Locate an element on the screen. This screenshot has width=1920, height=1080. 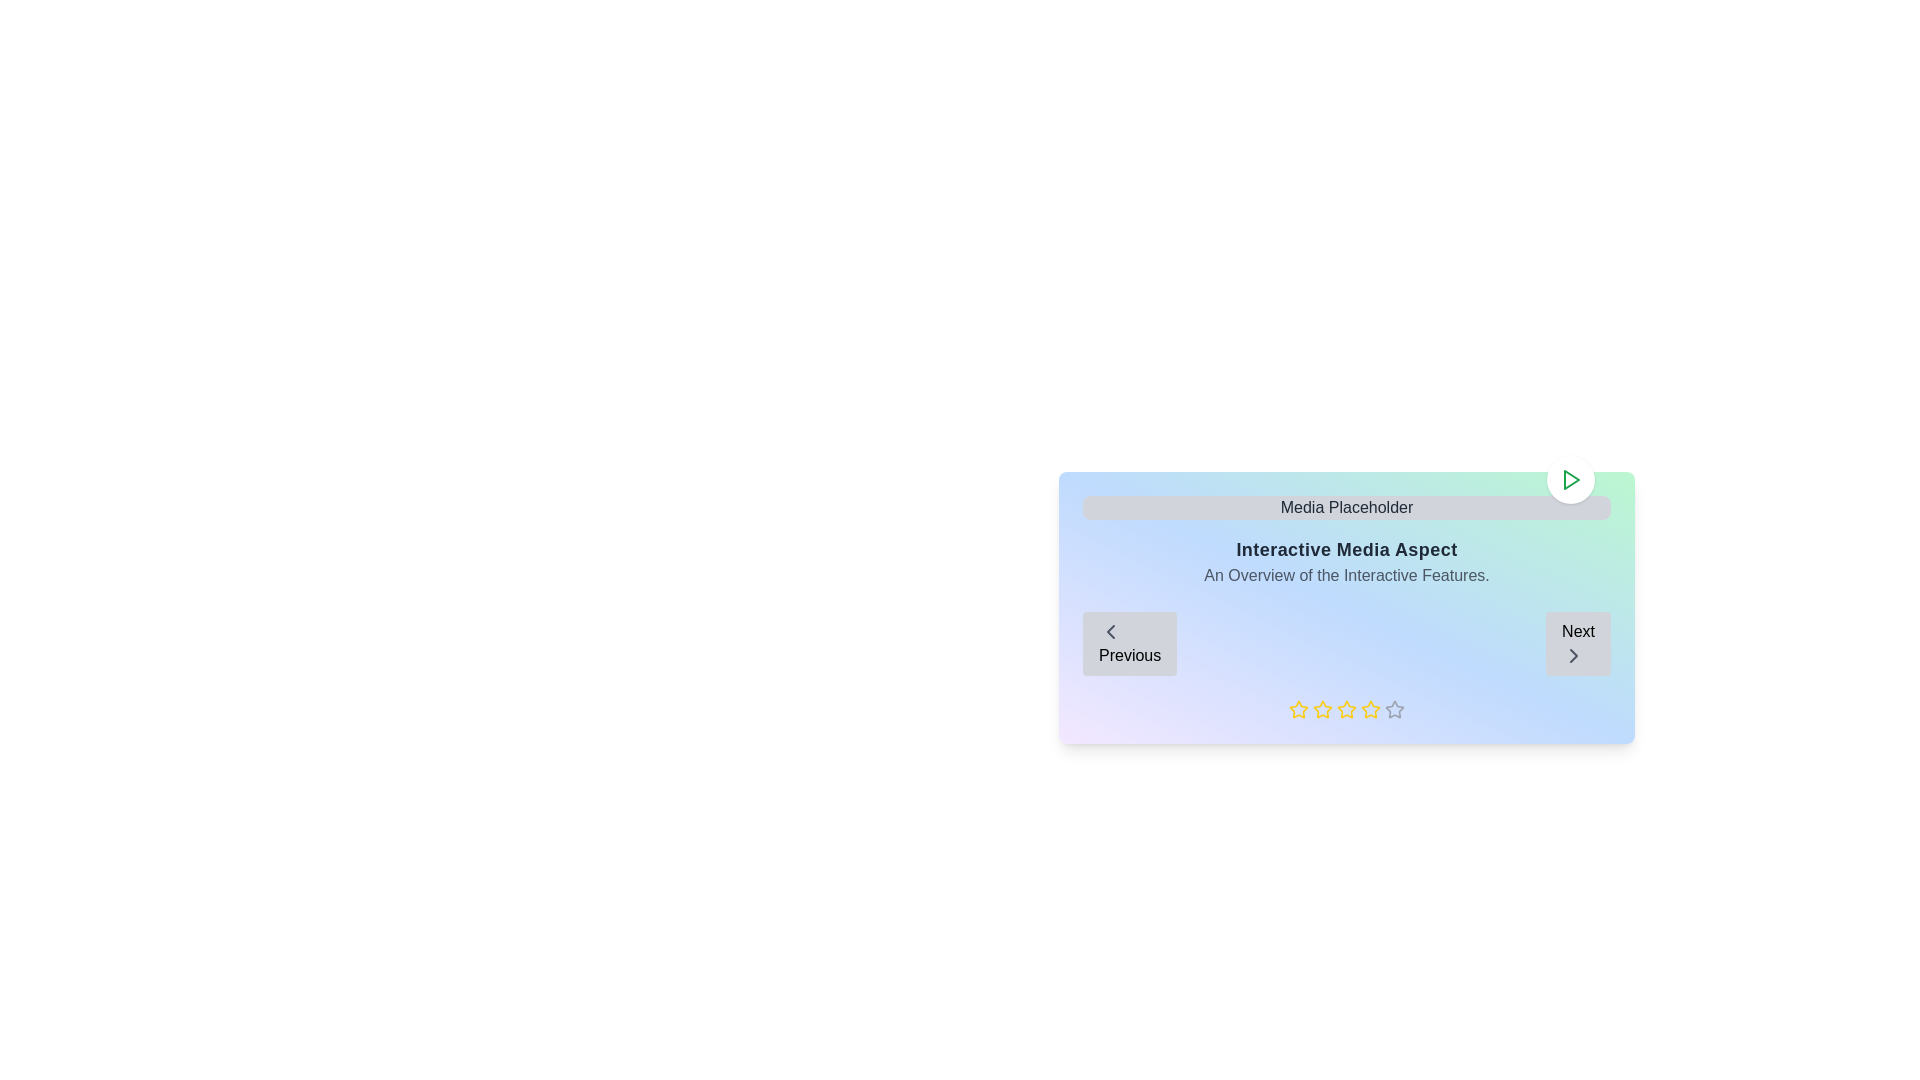
the fifth star icon in the rating feature, which is part of a horizontal row of six stars located at the lower section of the card interface is located at coordinates (1347, 708).